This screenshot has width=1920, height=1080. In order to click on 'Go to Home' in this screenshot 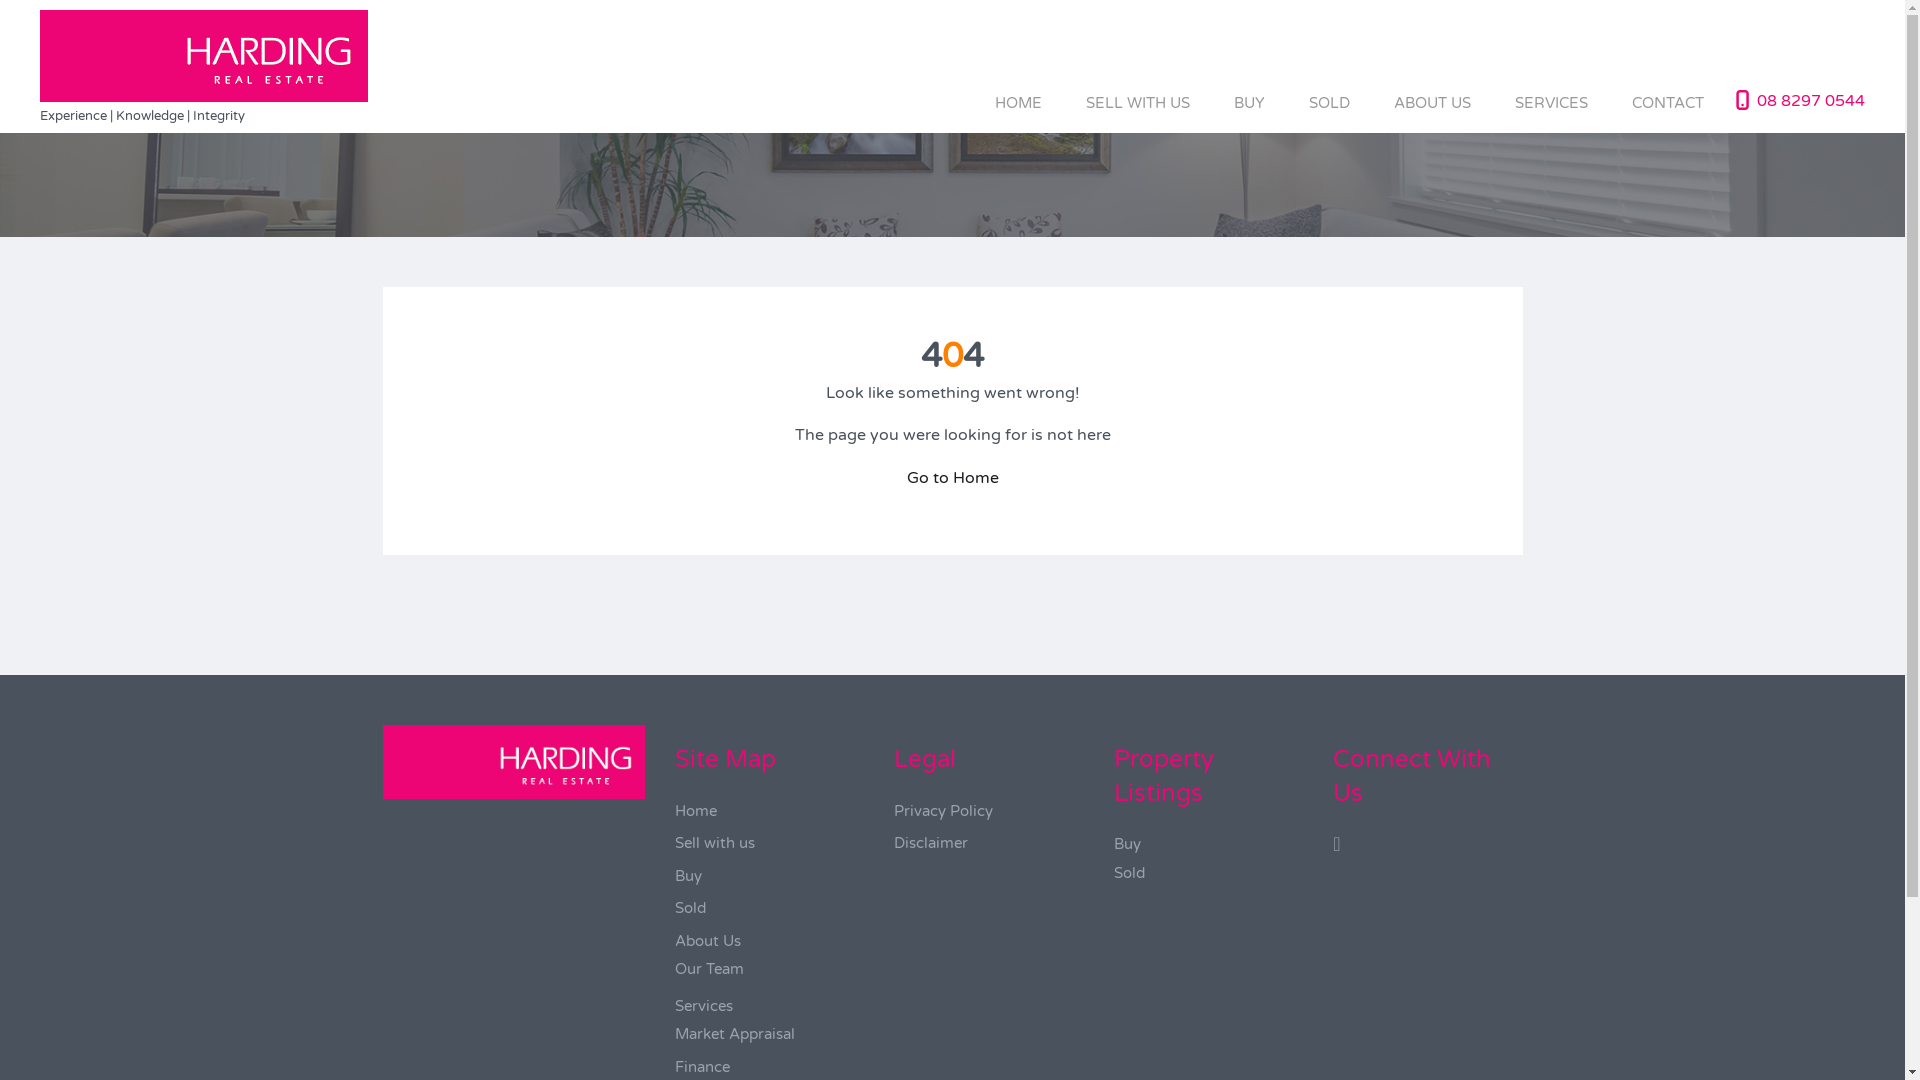, I will do `click(905, 478)`.